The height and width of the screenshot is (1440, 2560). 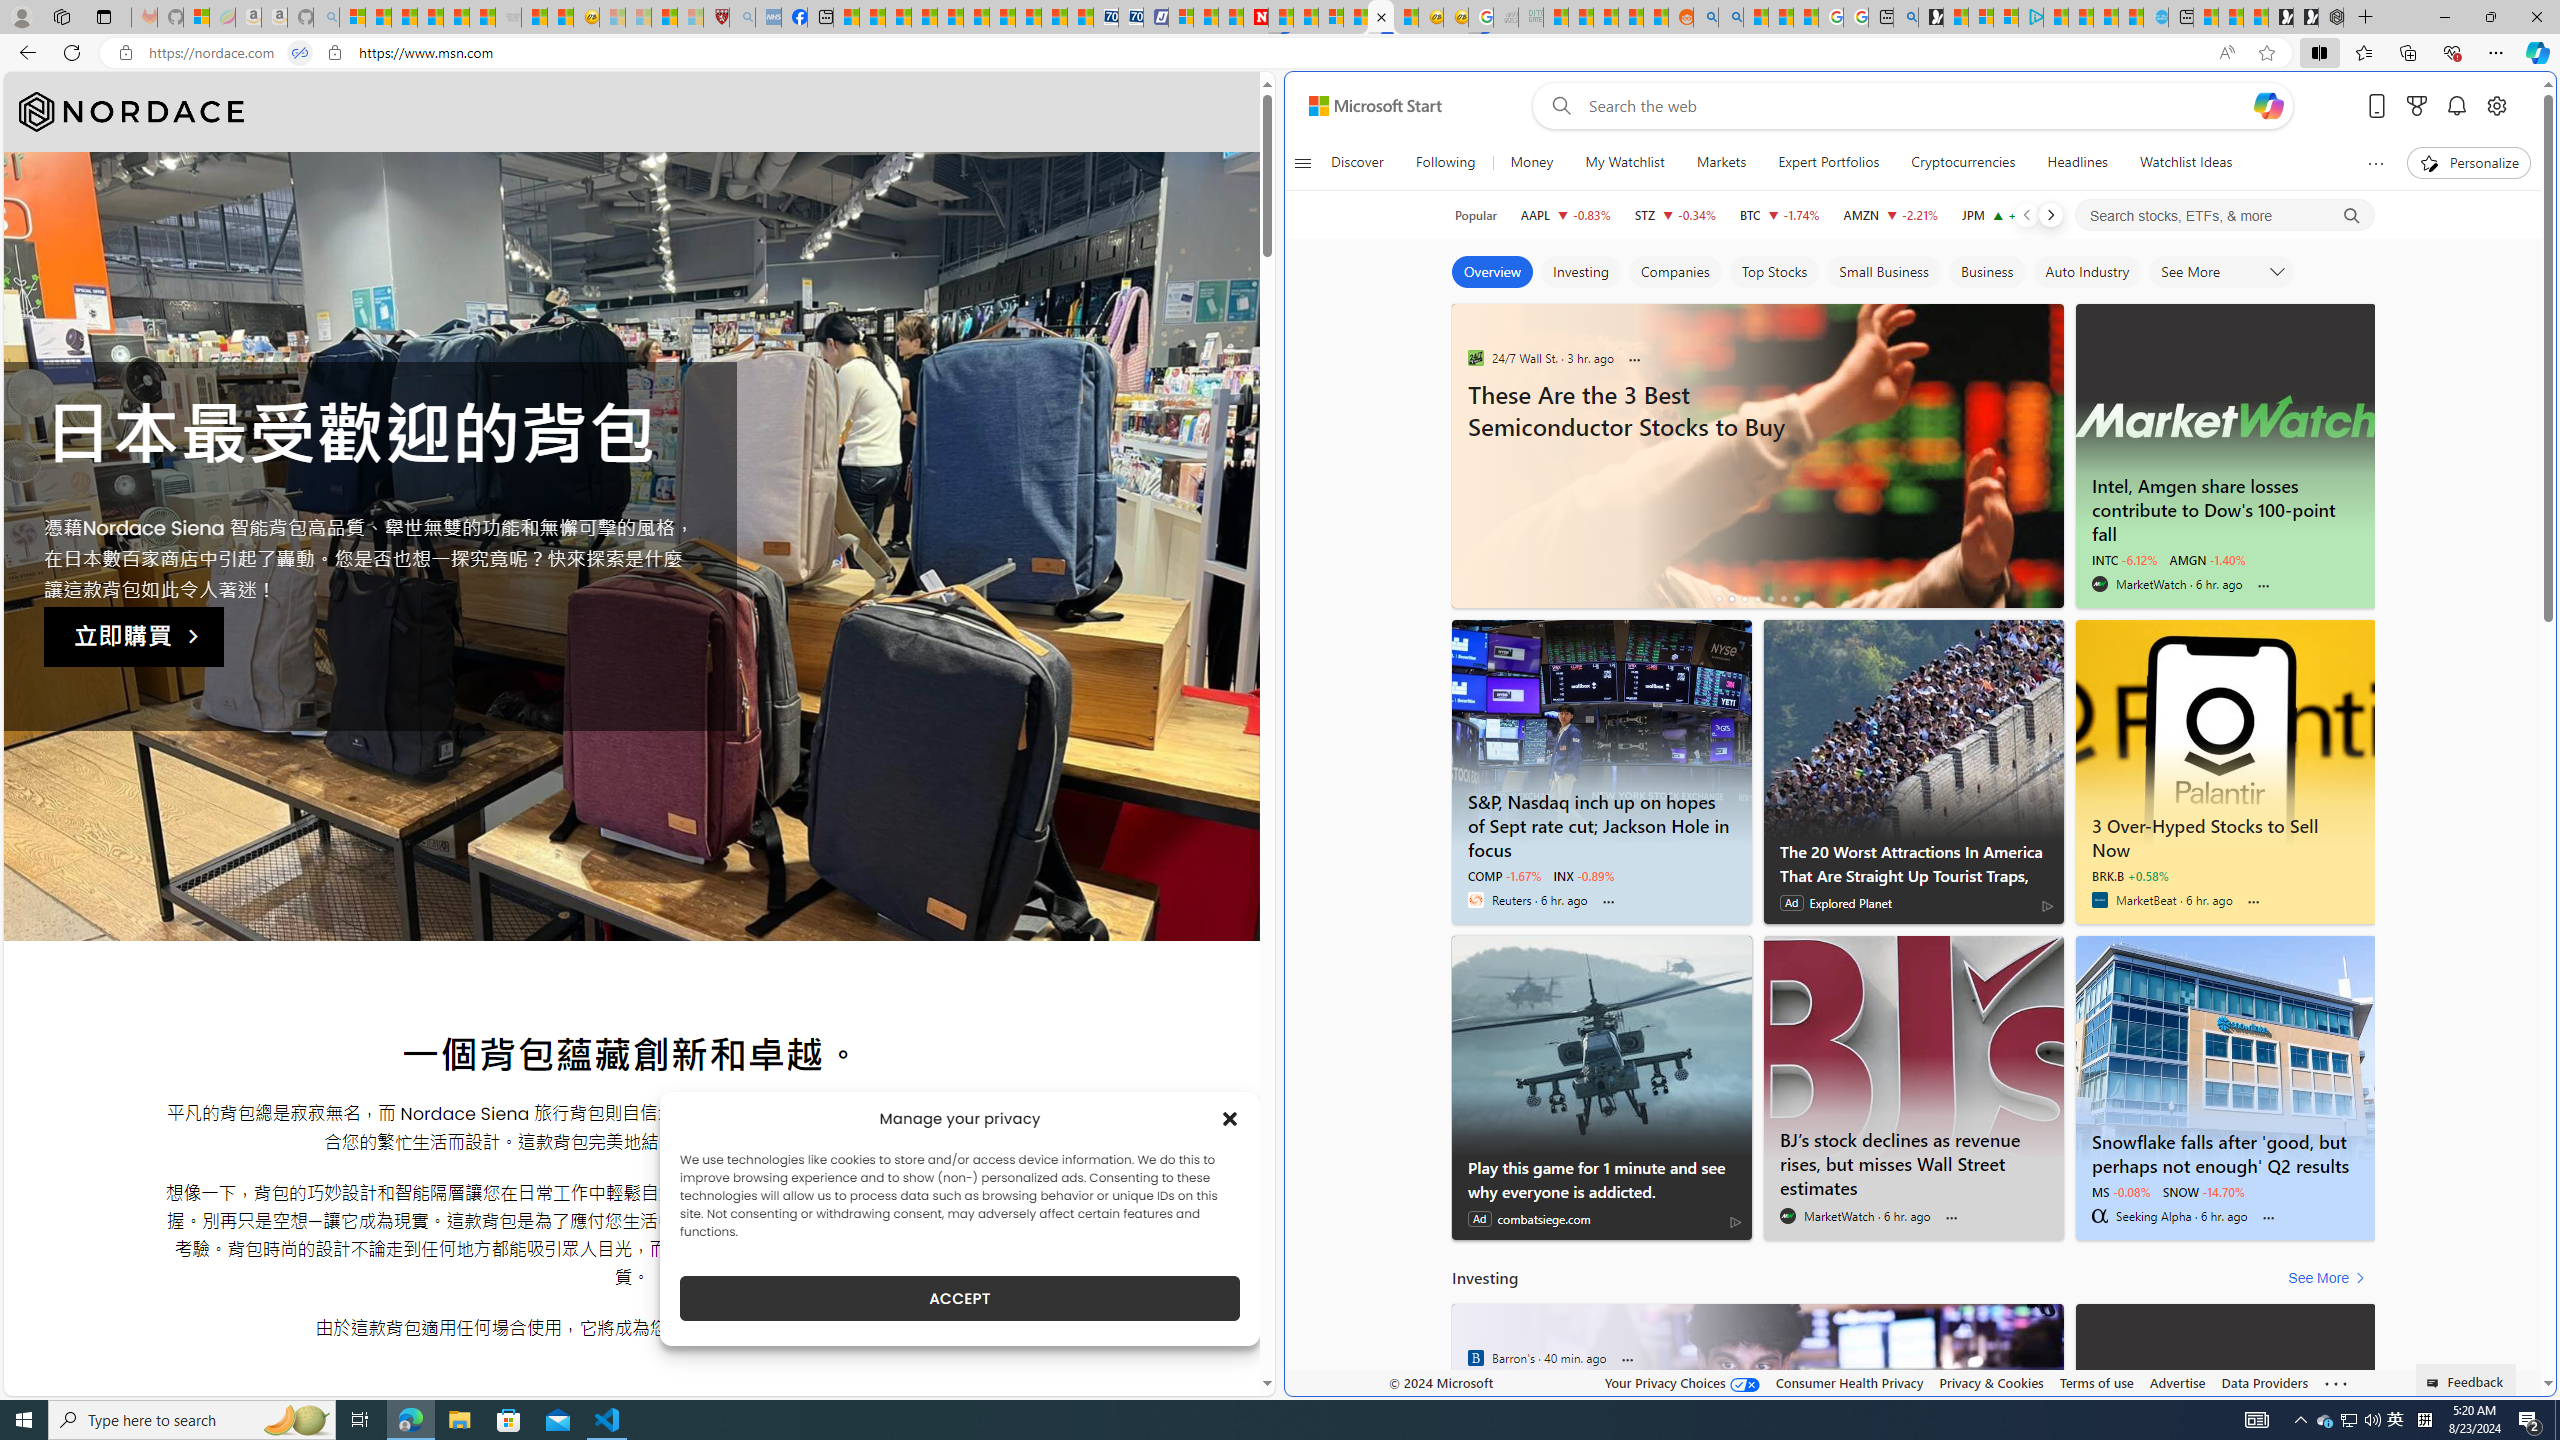 I want to click on 'Cryptocurrencies', so click(x=1962, y=162).